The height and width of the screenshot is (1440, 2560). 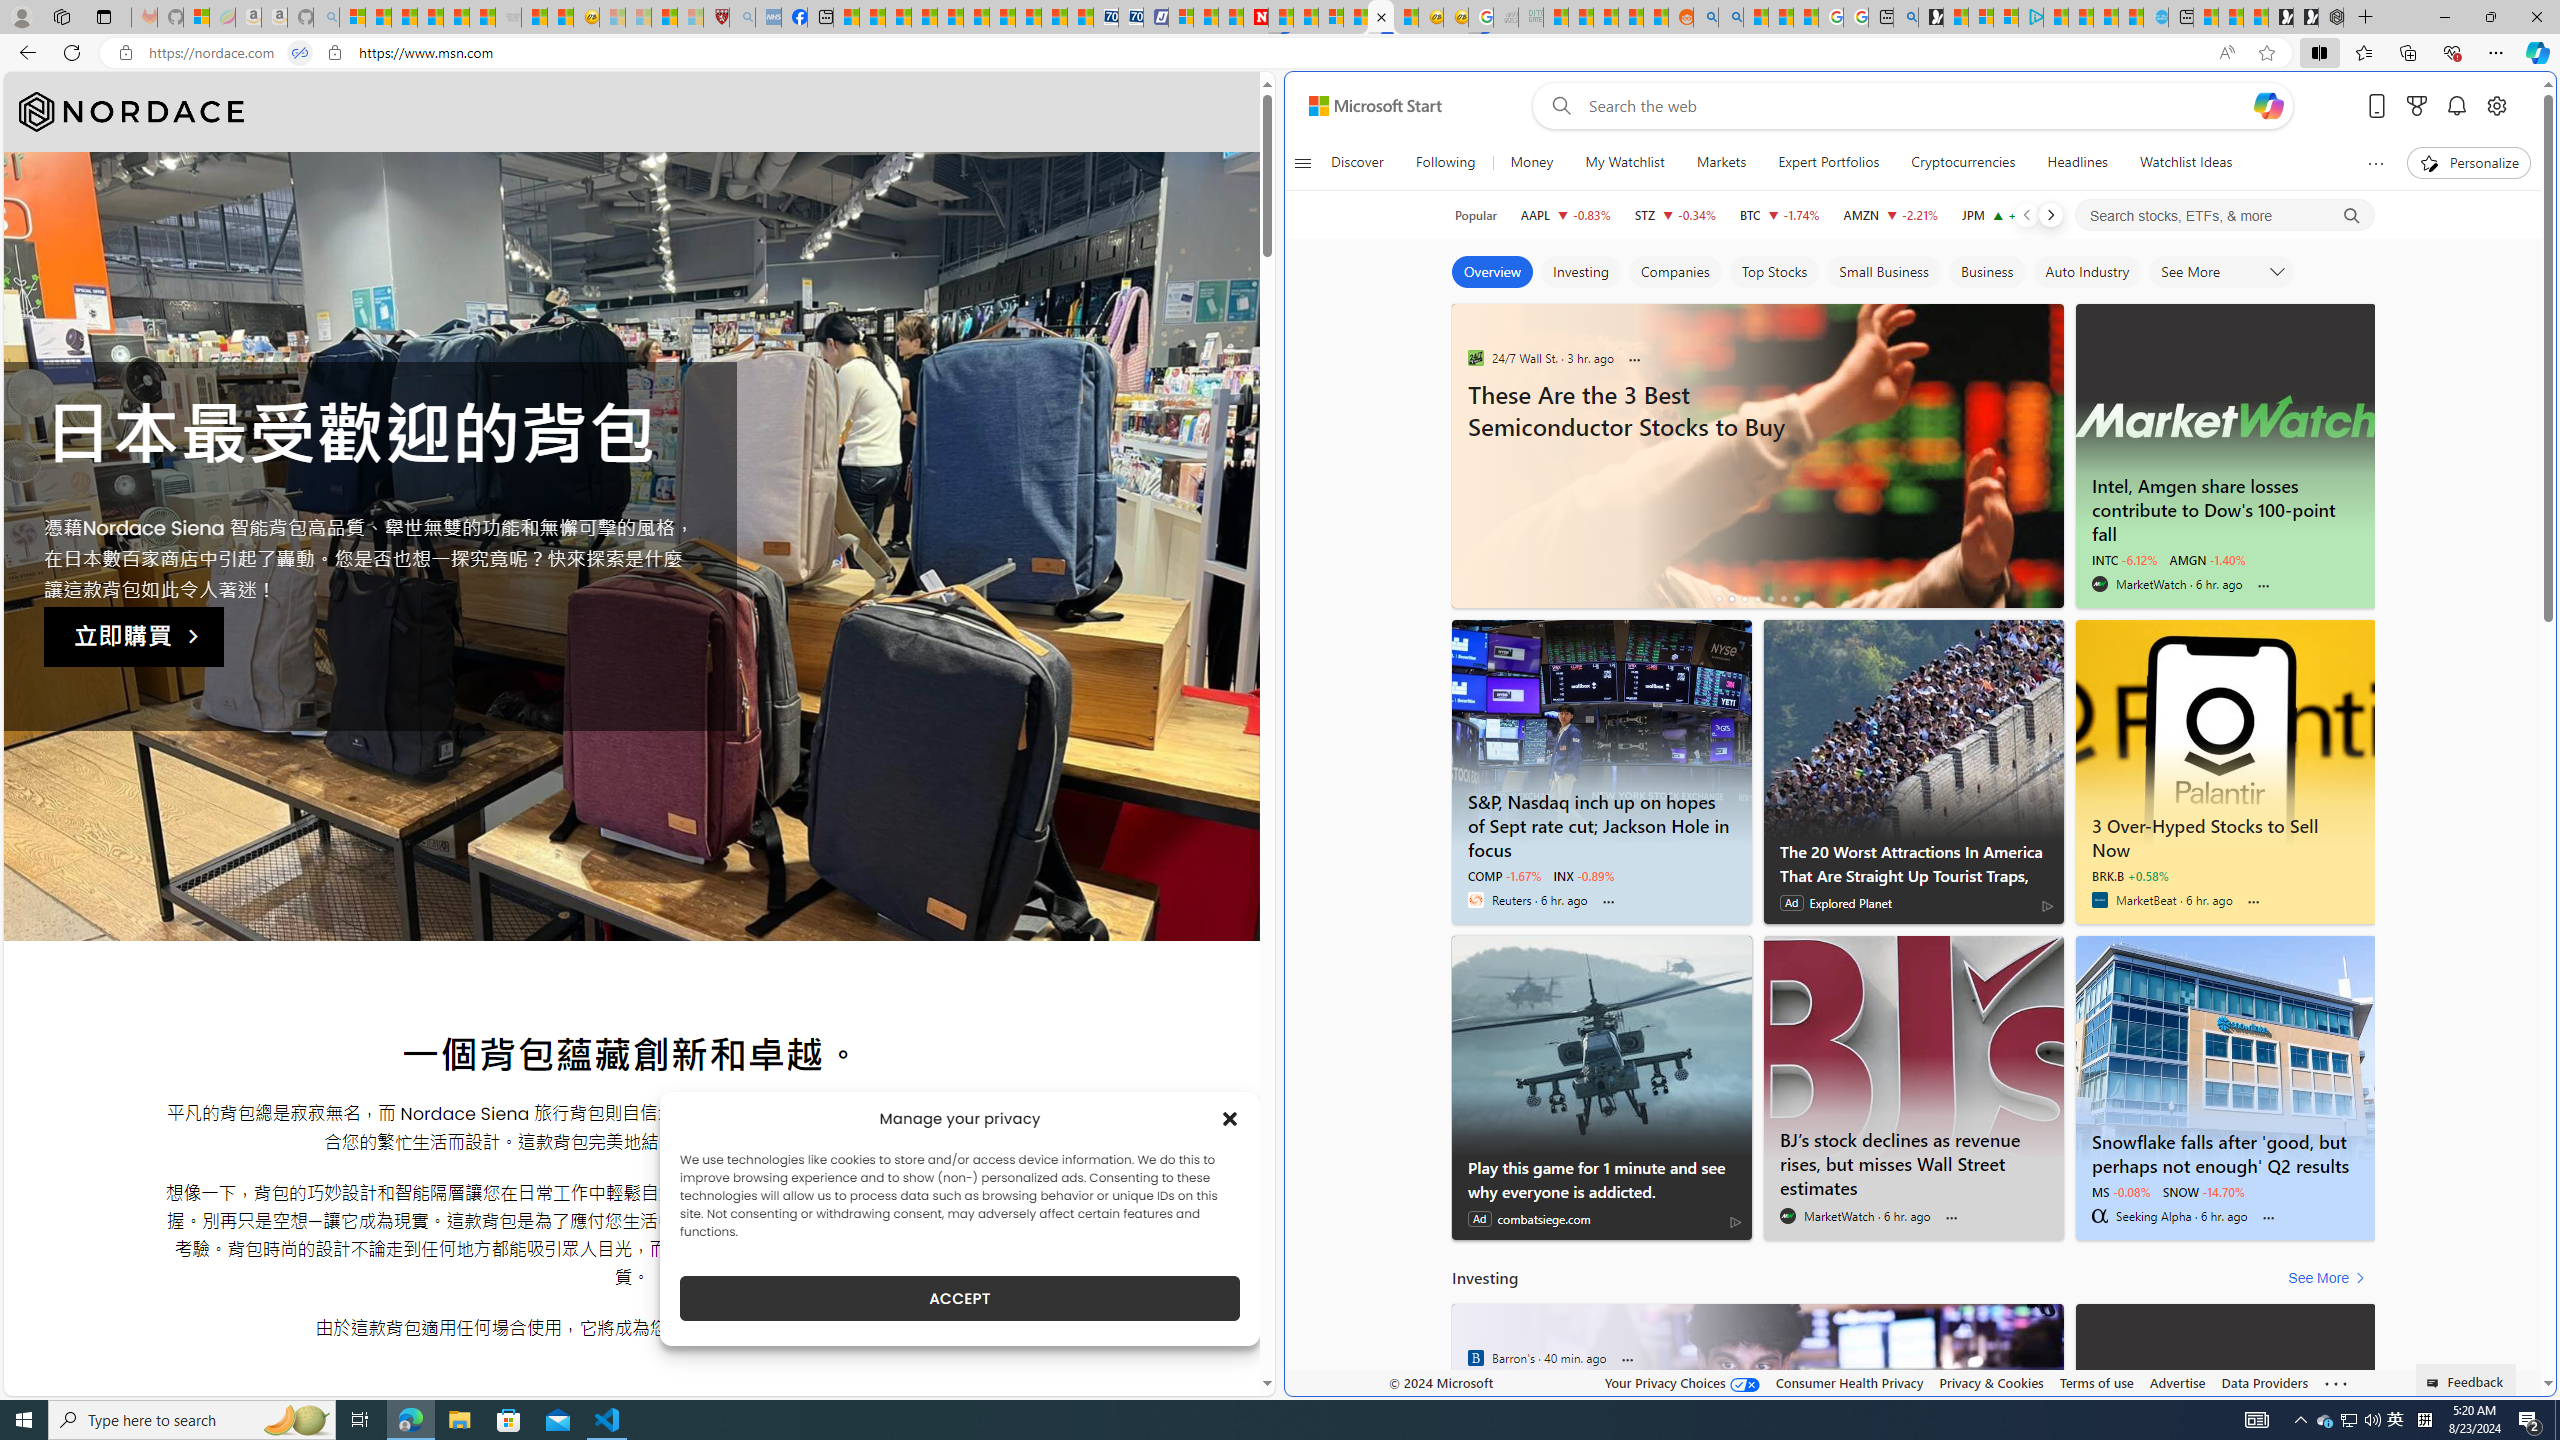 I want to click on 'Cryptocurrencies', so click(x=1962, y=162).